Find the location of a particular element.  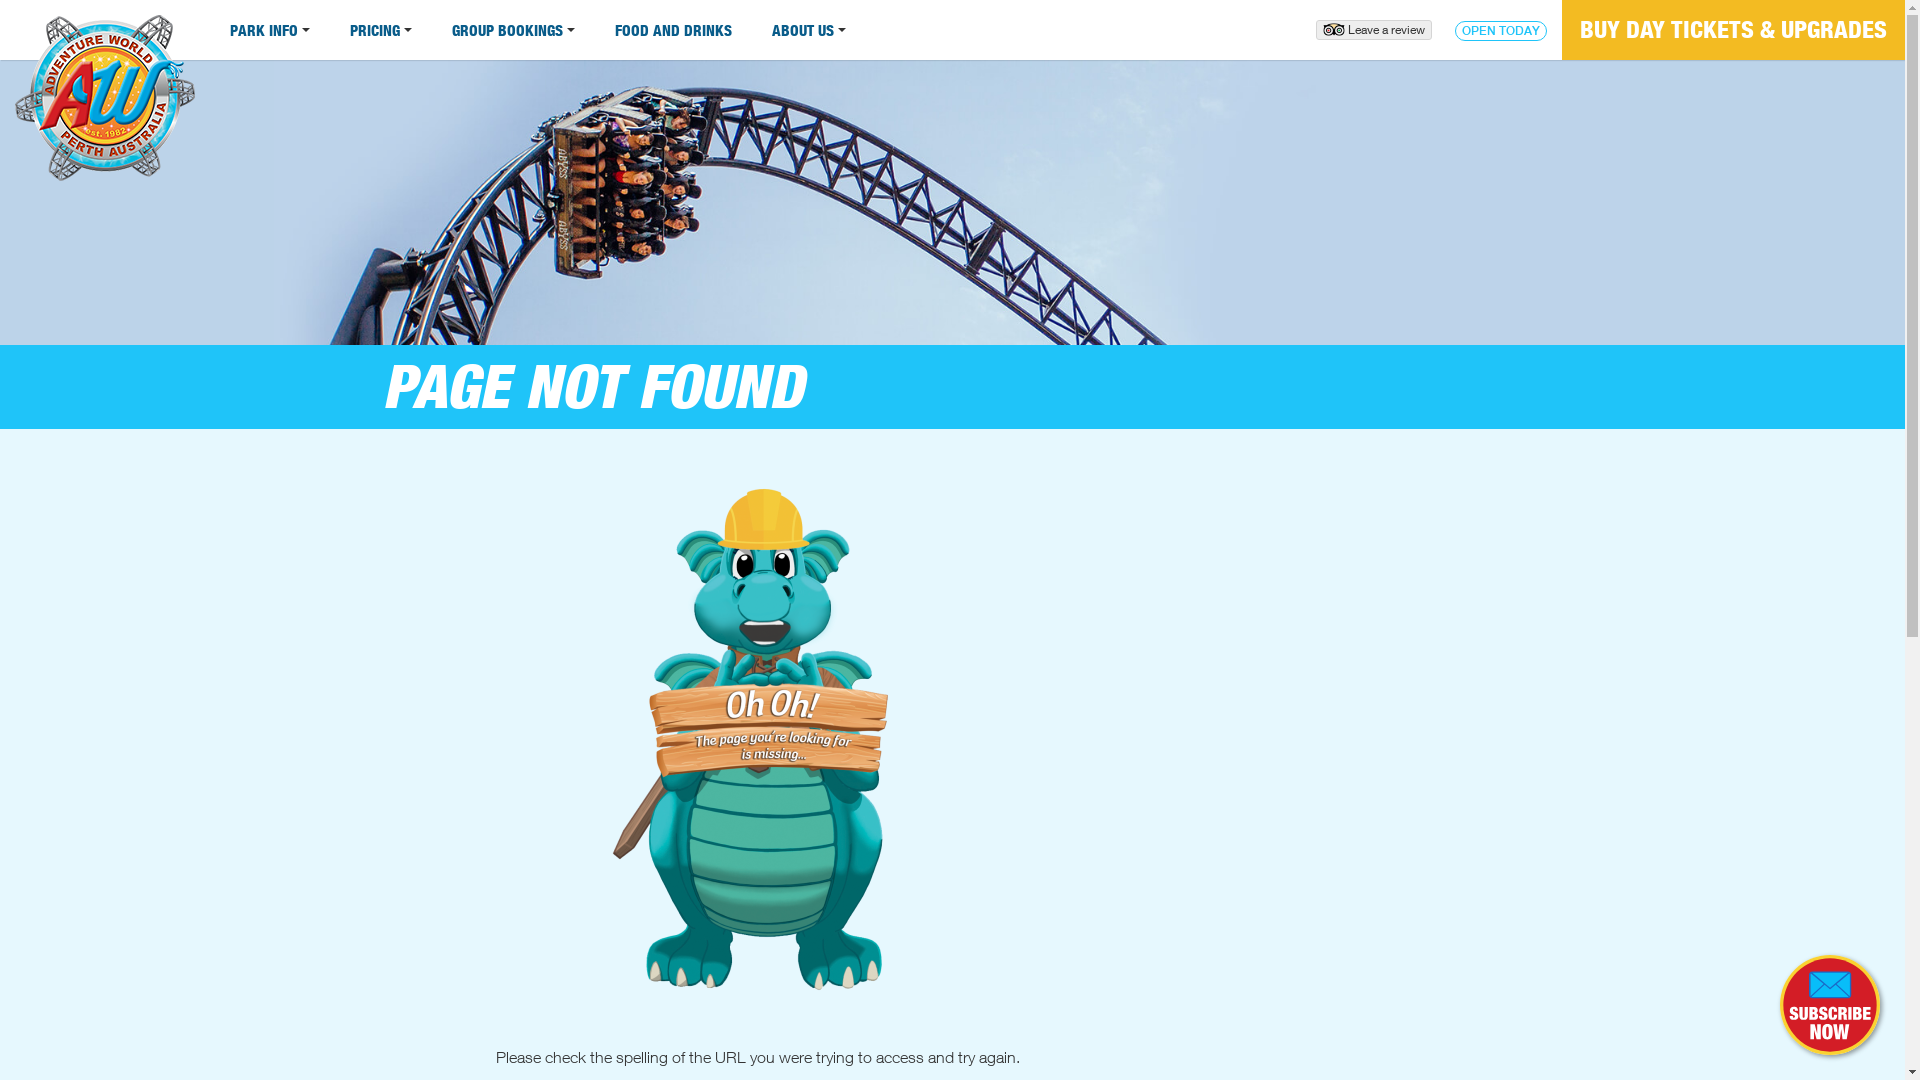

'GROUP BOOKINGS' is located at coordinates (513, 30).